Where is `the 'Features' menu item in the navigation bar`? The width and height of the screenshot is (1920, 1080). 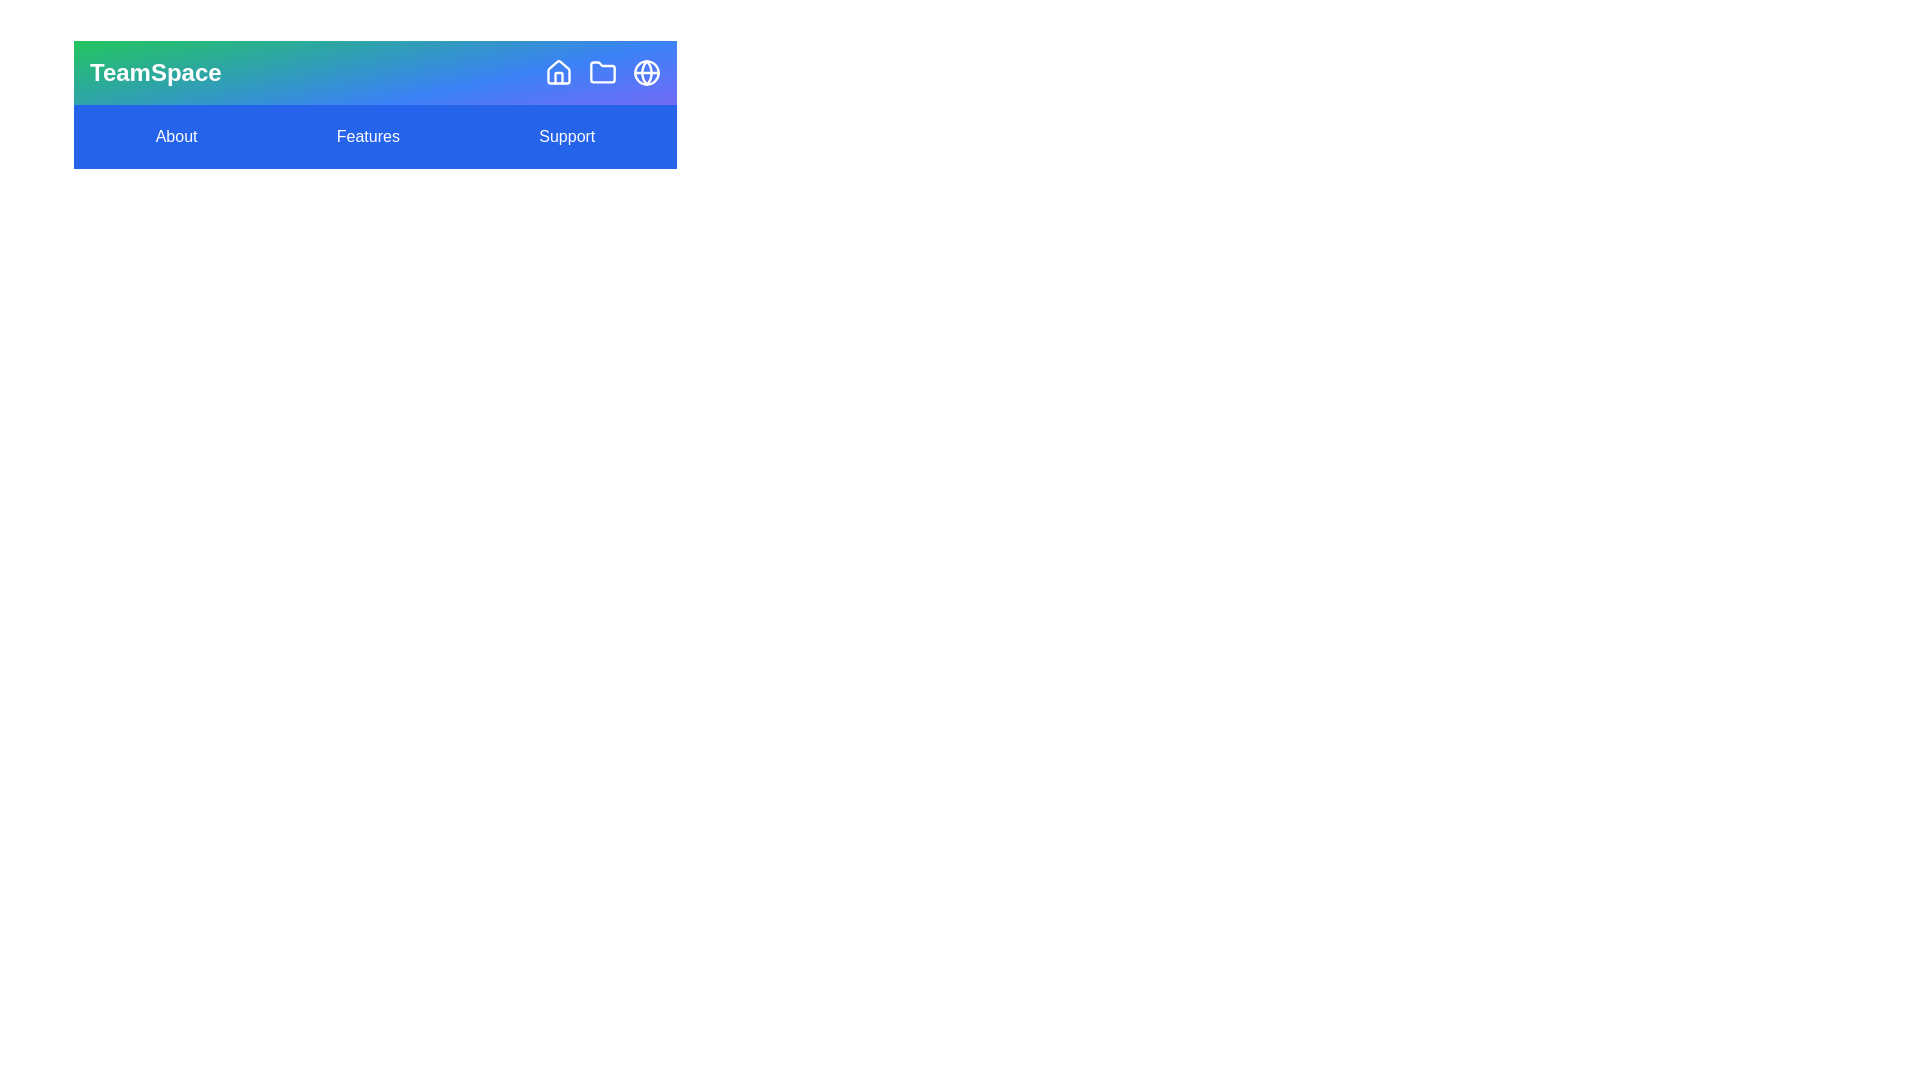
the 'Features' menu item in the navigation bar is located at coordinates (368, 136).